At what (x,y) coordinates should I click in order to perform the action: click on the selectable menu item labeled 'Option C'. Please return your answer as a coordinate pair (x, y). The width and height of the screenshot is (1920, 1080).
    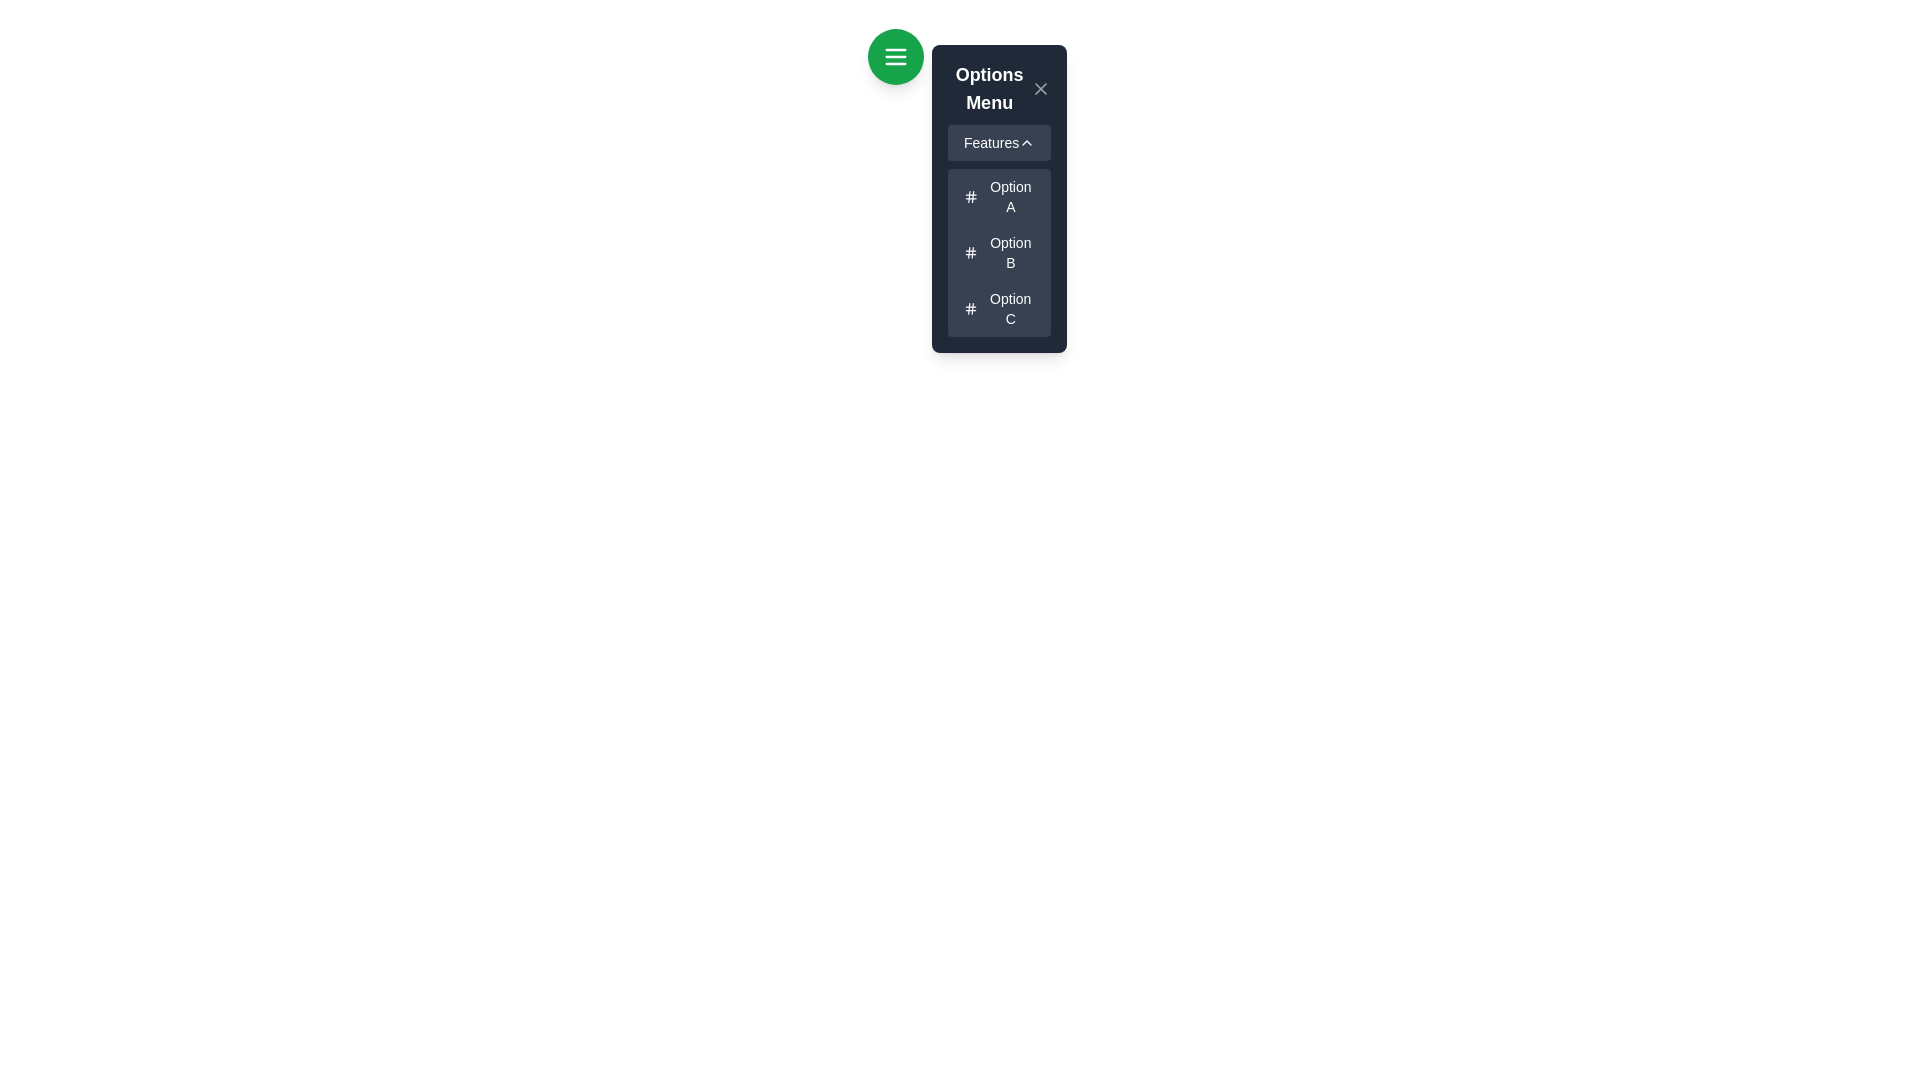
    Looking at the image, I should click on (999, 308).